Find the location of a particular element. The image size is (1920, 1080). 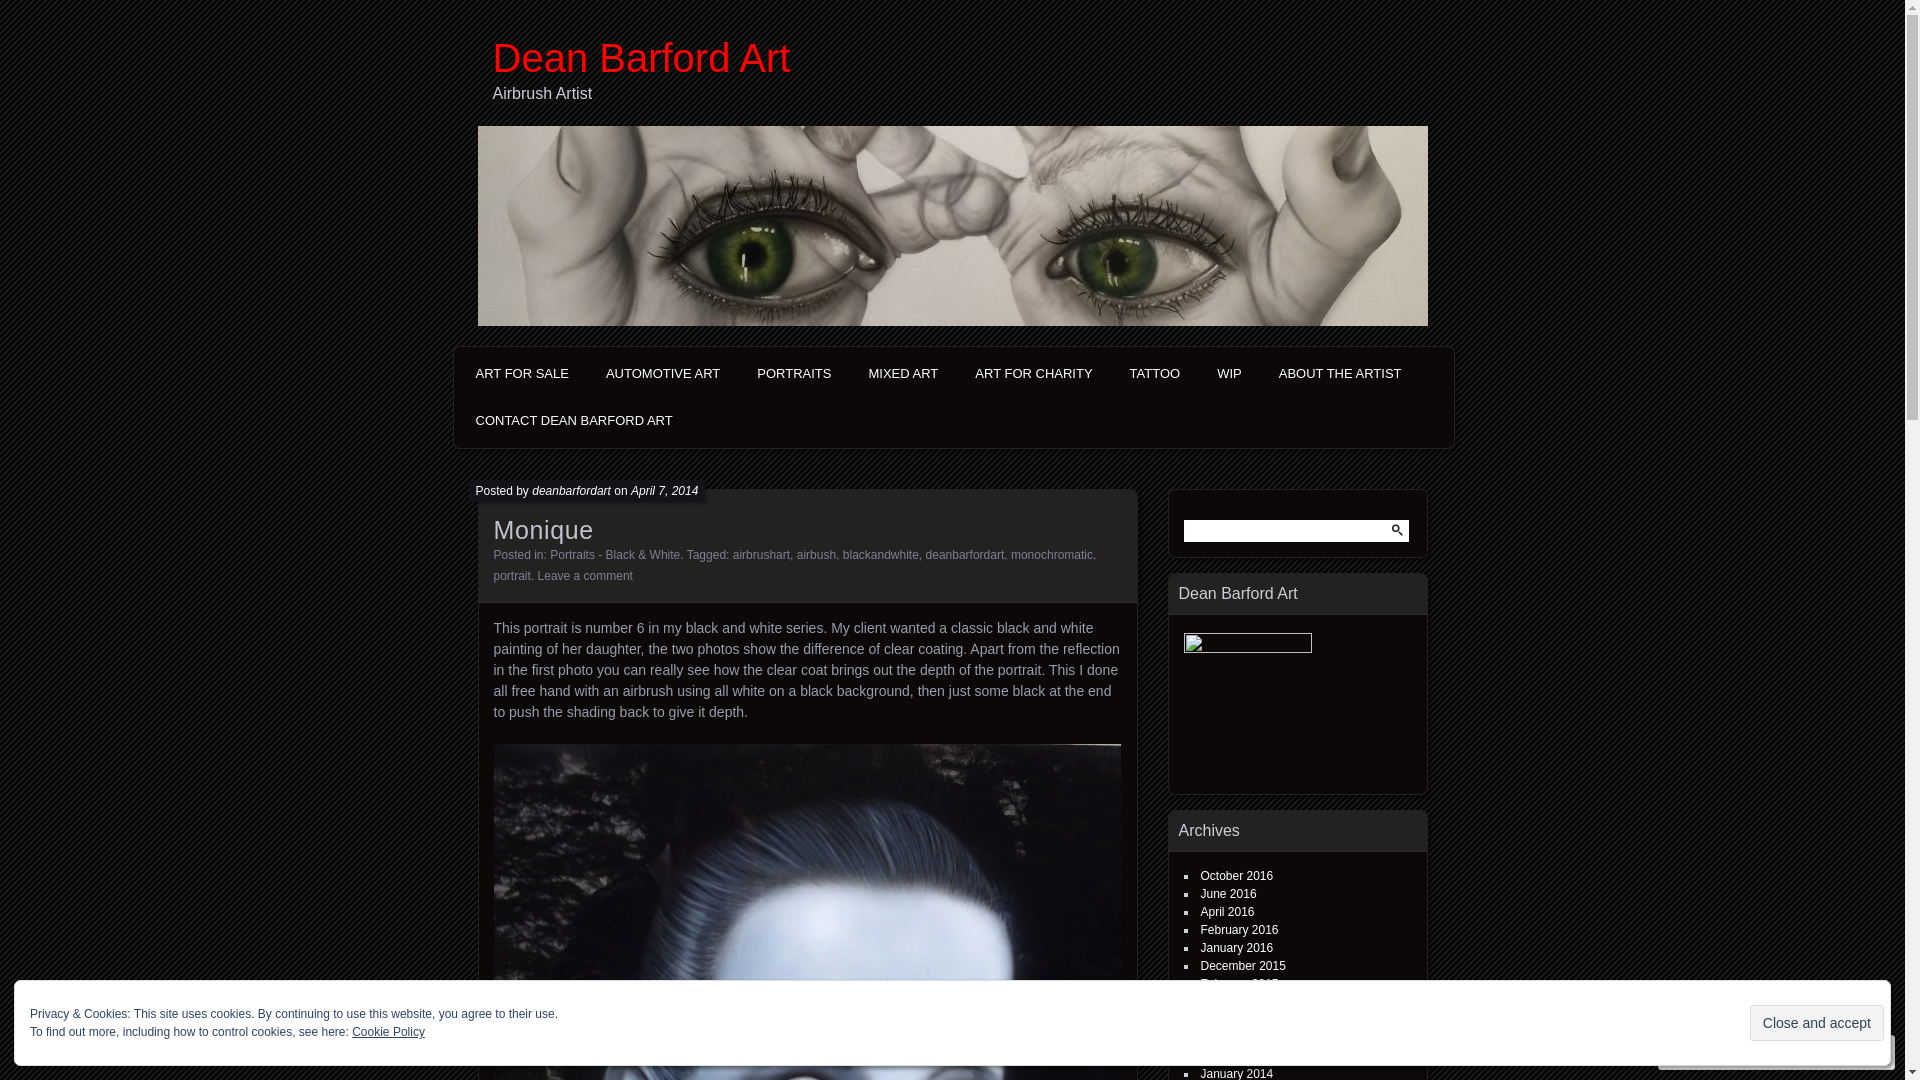

'ART FOR SALE' is located at coordinates (459, 374).